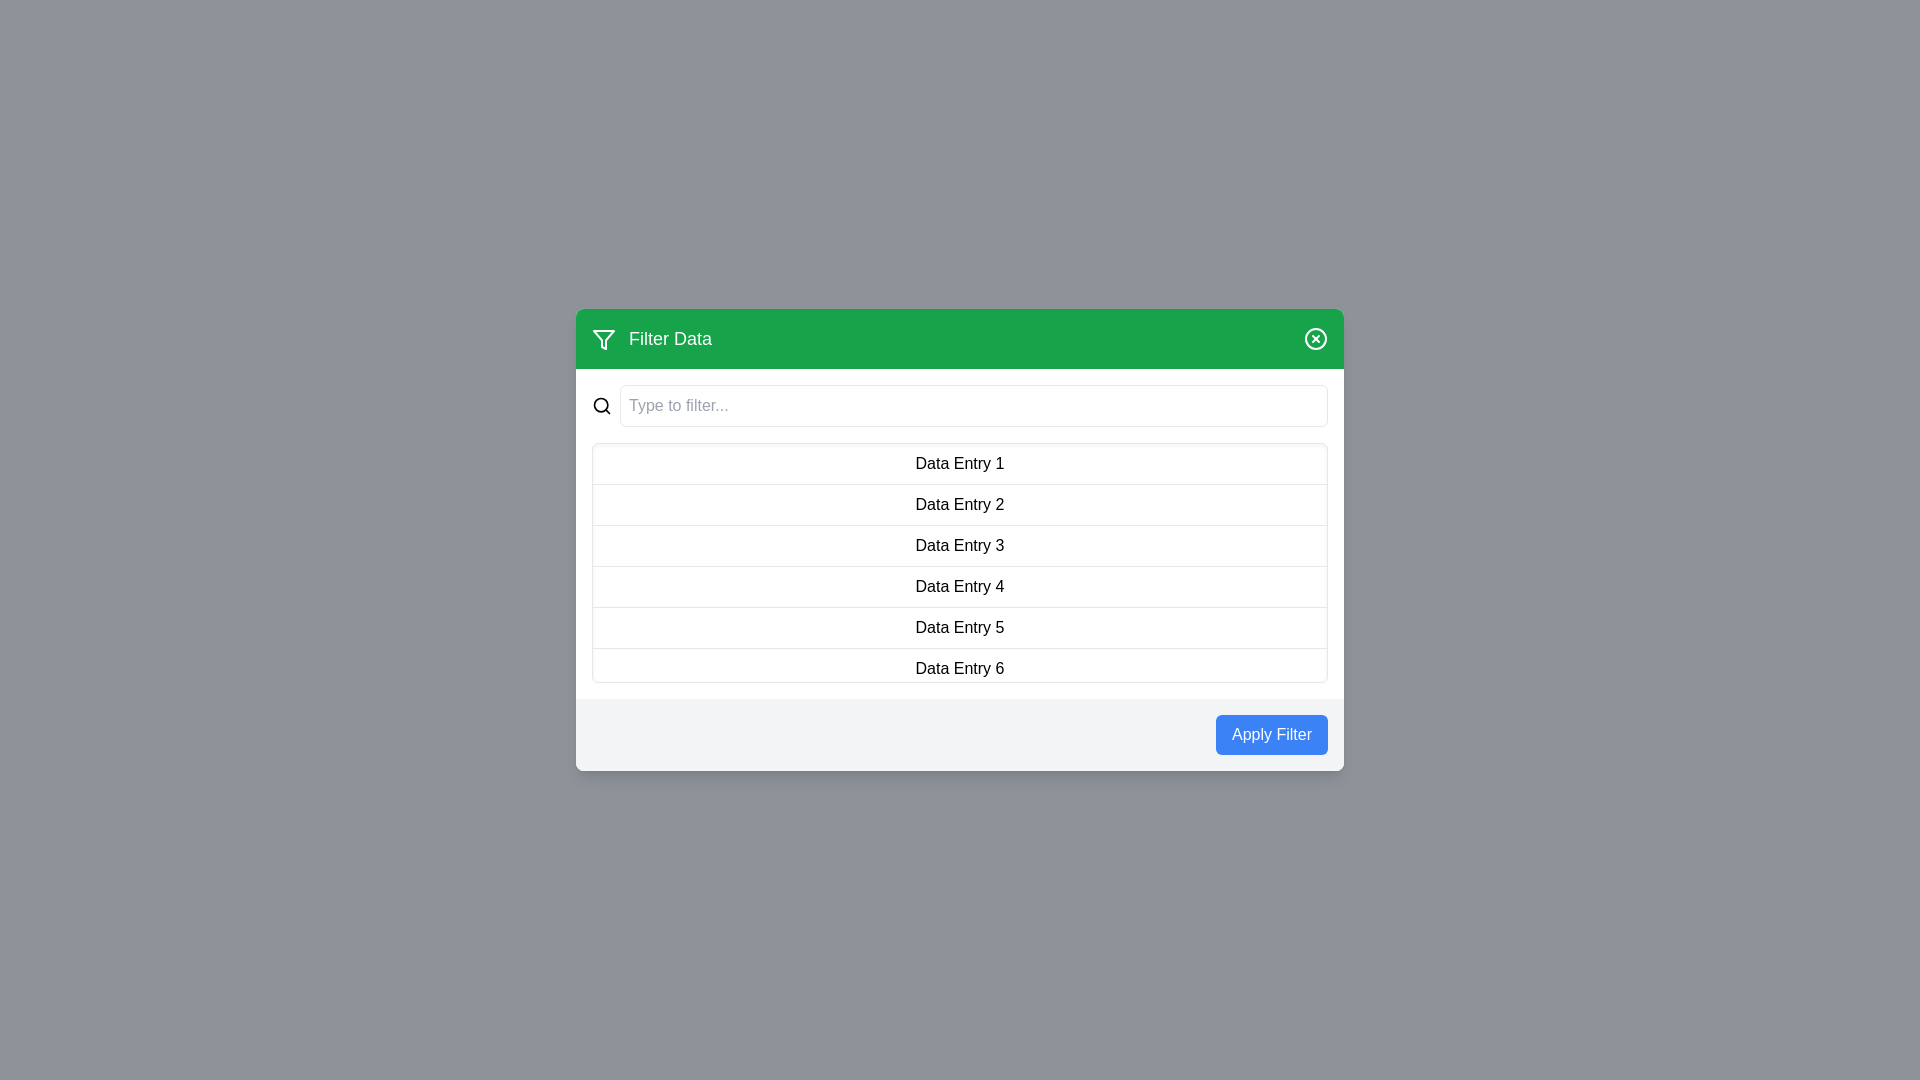 Image resolution: width=1920 pixels, height=1080 pixels. Describe the element at coordinates (960, 504) in the screenshot. I see `the item Data Entry 2 from the filtered data list` at that location.